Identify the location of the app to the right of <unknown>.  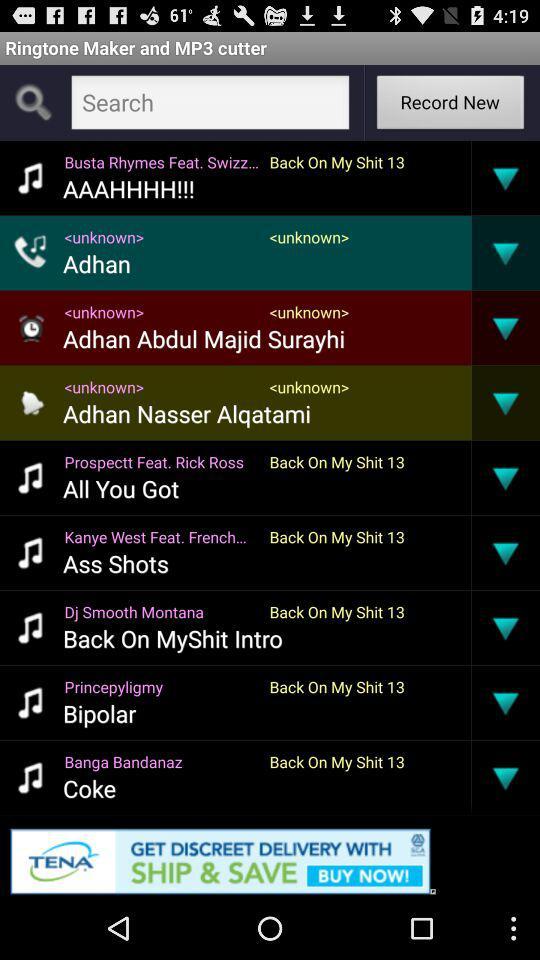
(471, 251).